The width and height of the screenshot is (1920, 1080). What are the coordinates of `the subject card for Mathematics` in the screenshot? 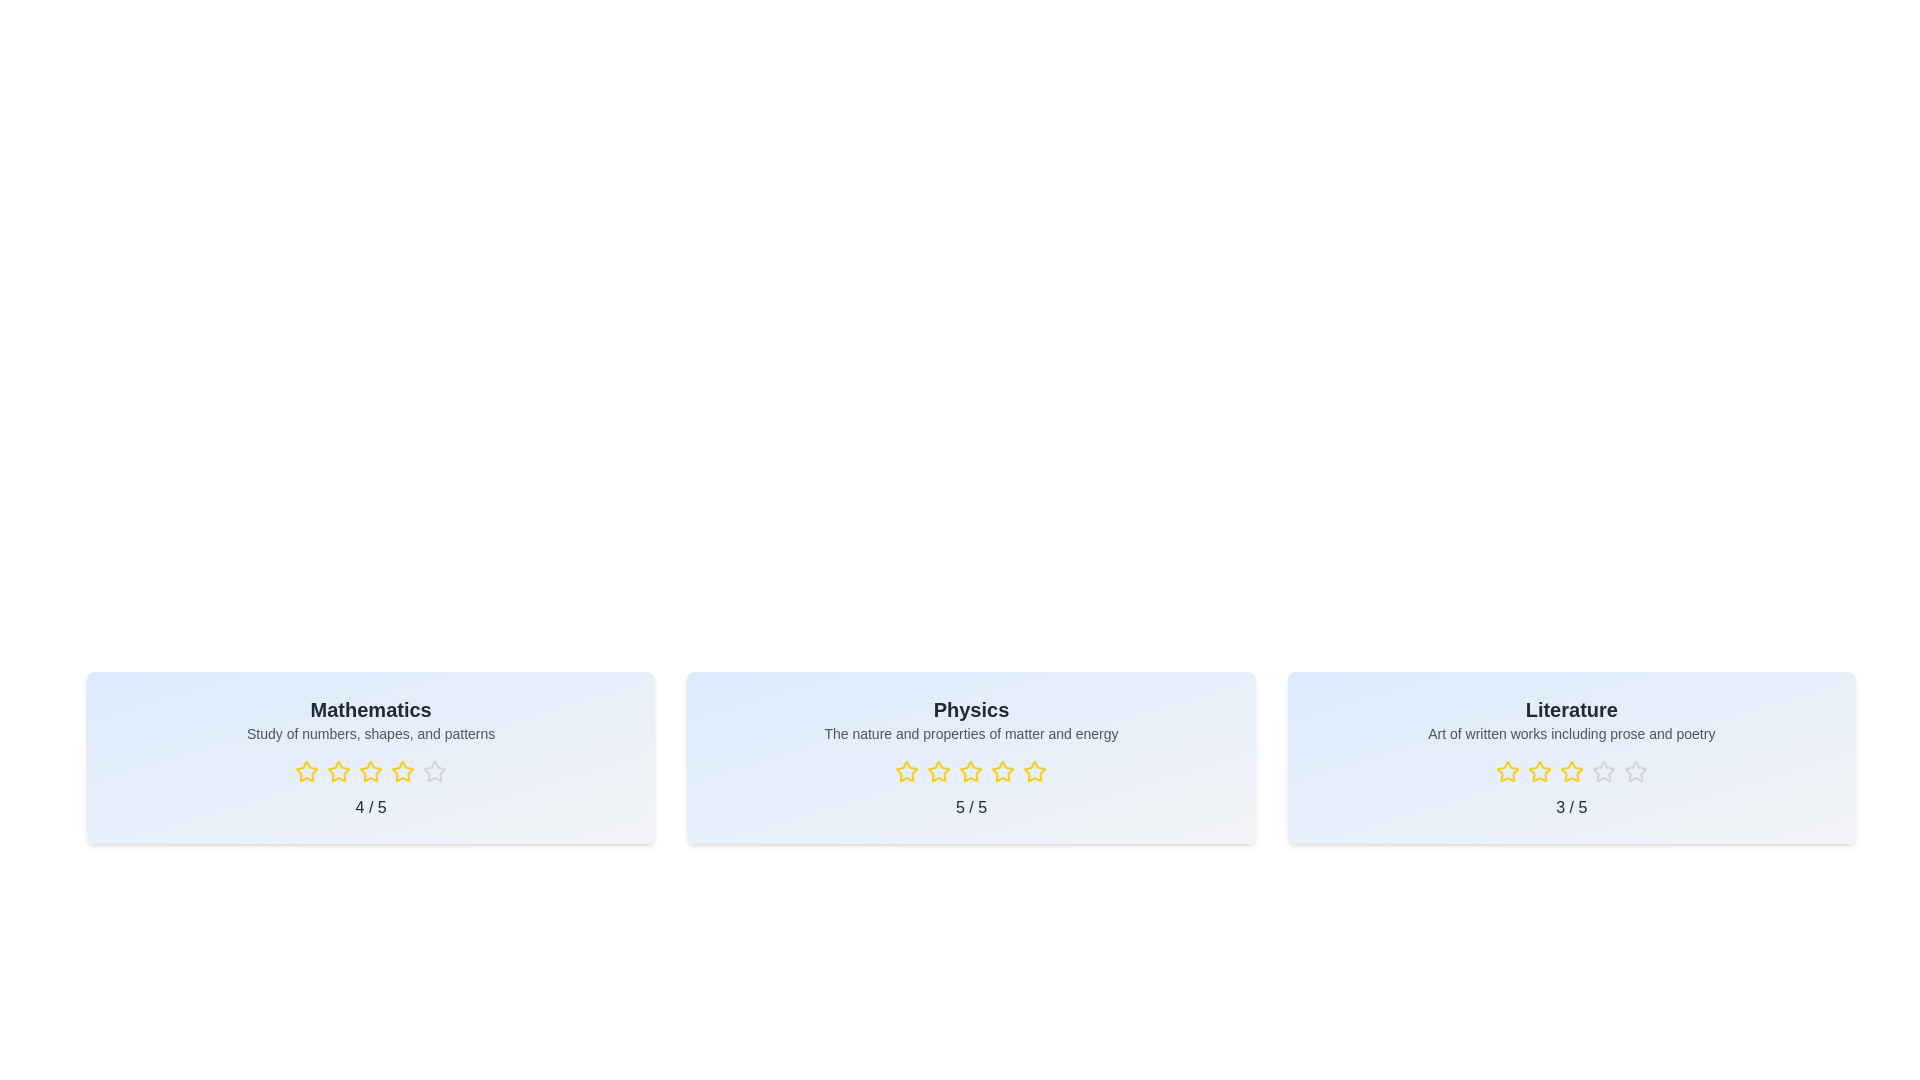 It's located at (370, 758).